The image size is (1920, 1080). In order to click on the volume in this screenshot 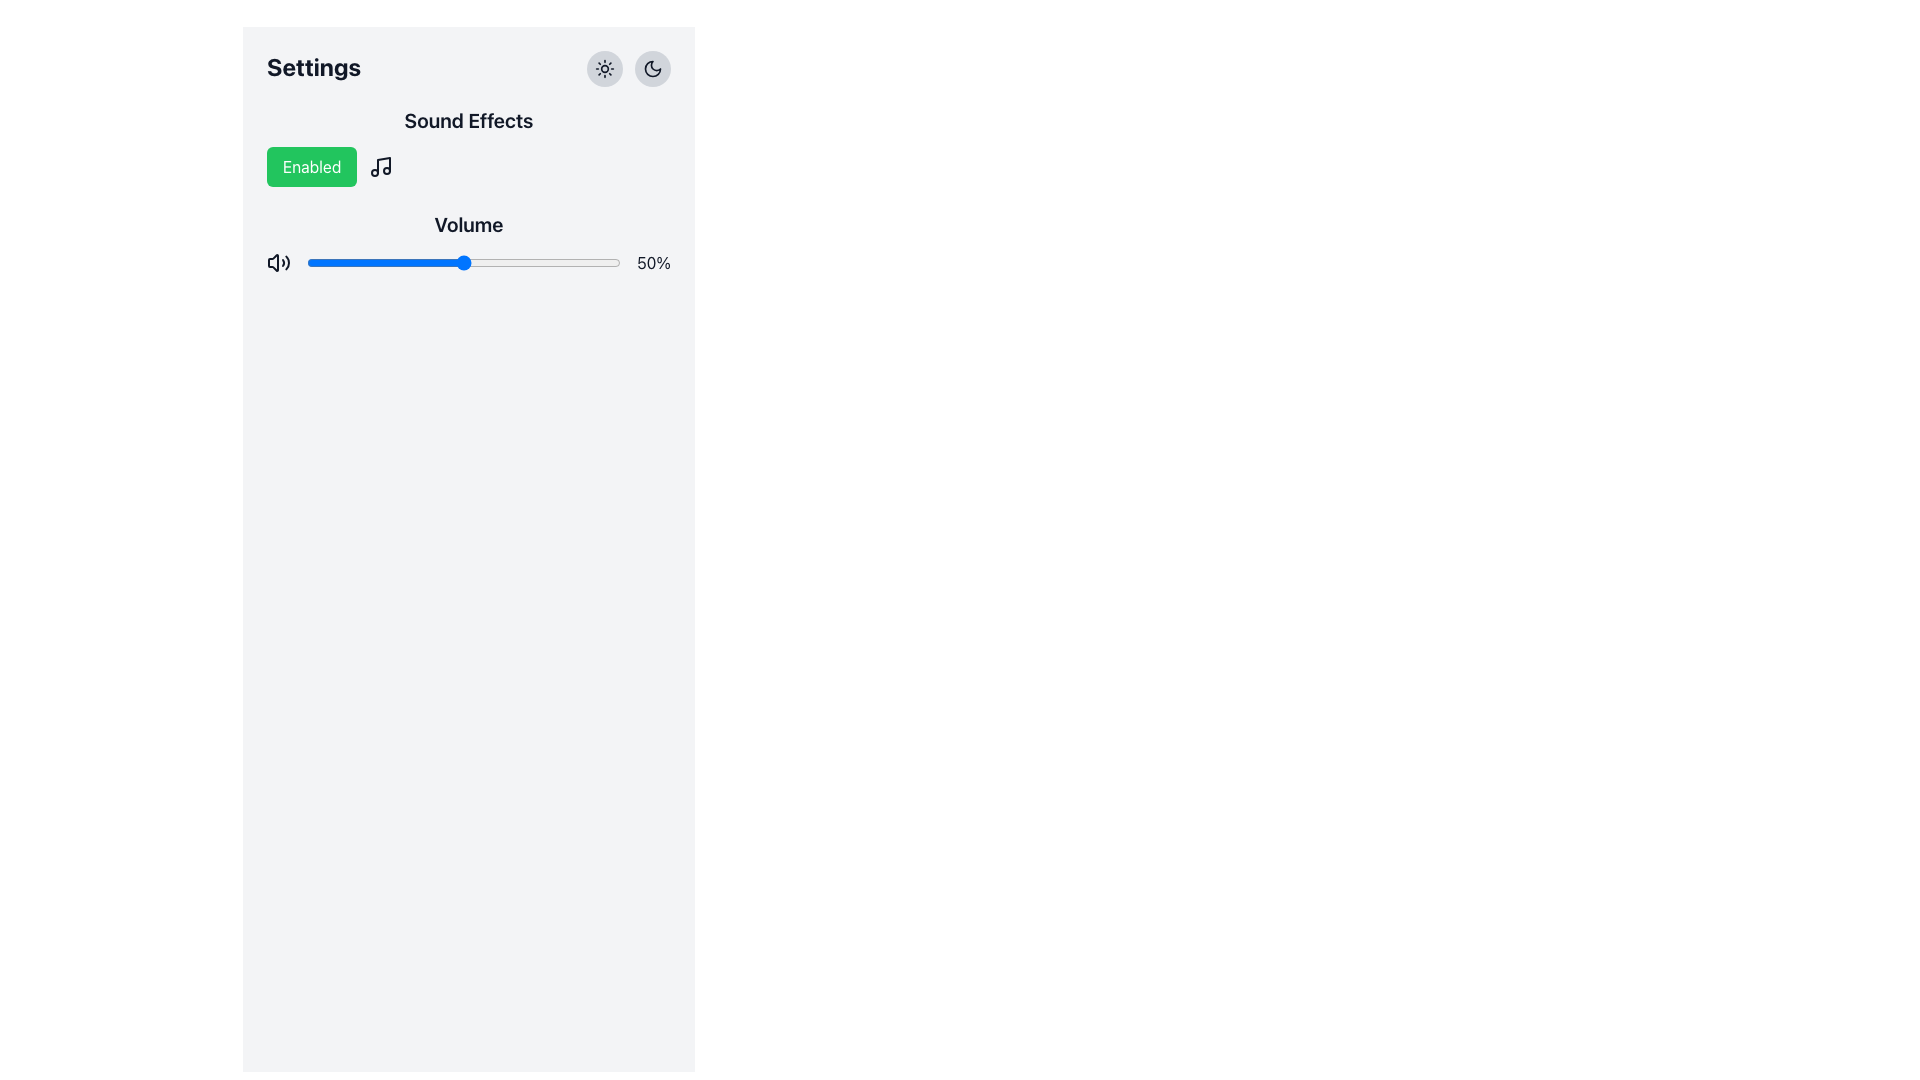, I will do `click(472, 261)`.